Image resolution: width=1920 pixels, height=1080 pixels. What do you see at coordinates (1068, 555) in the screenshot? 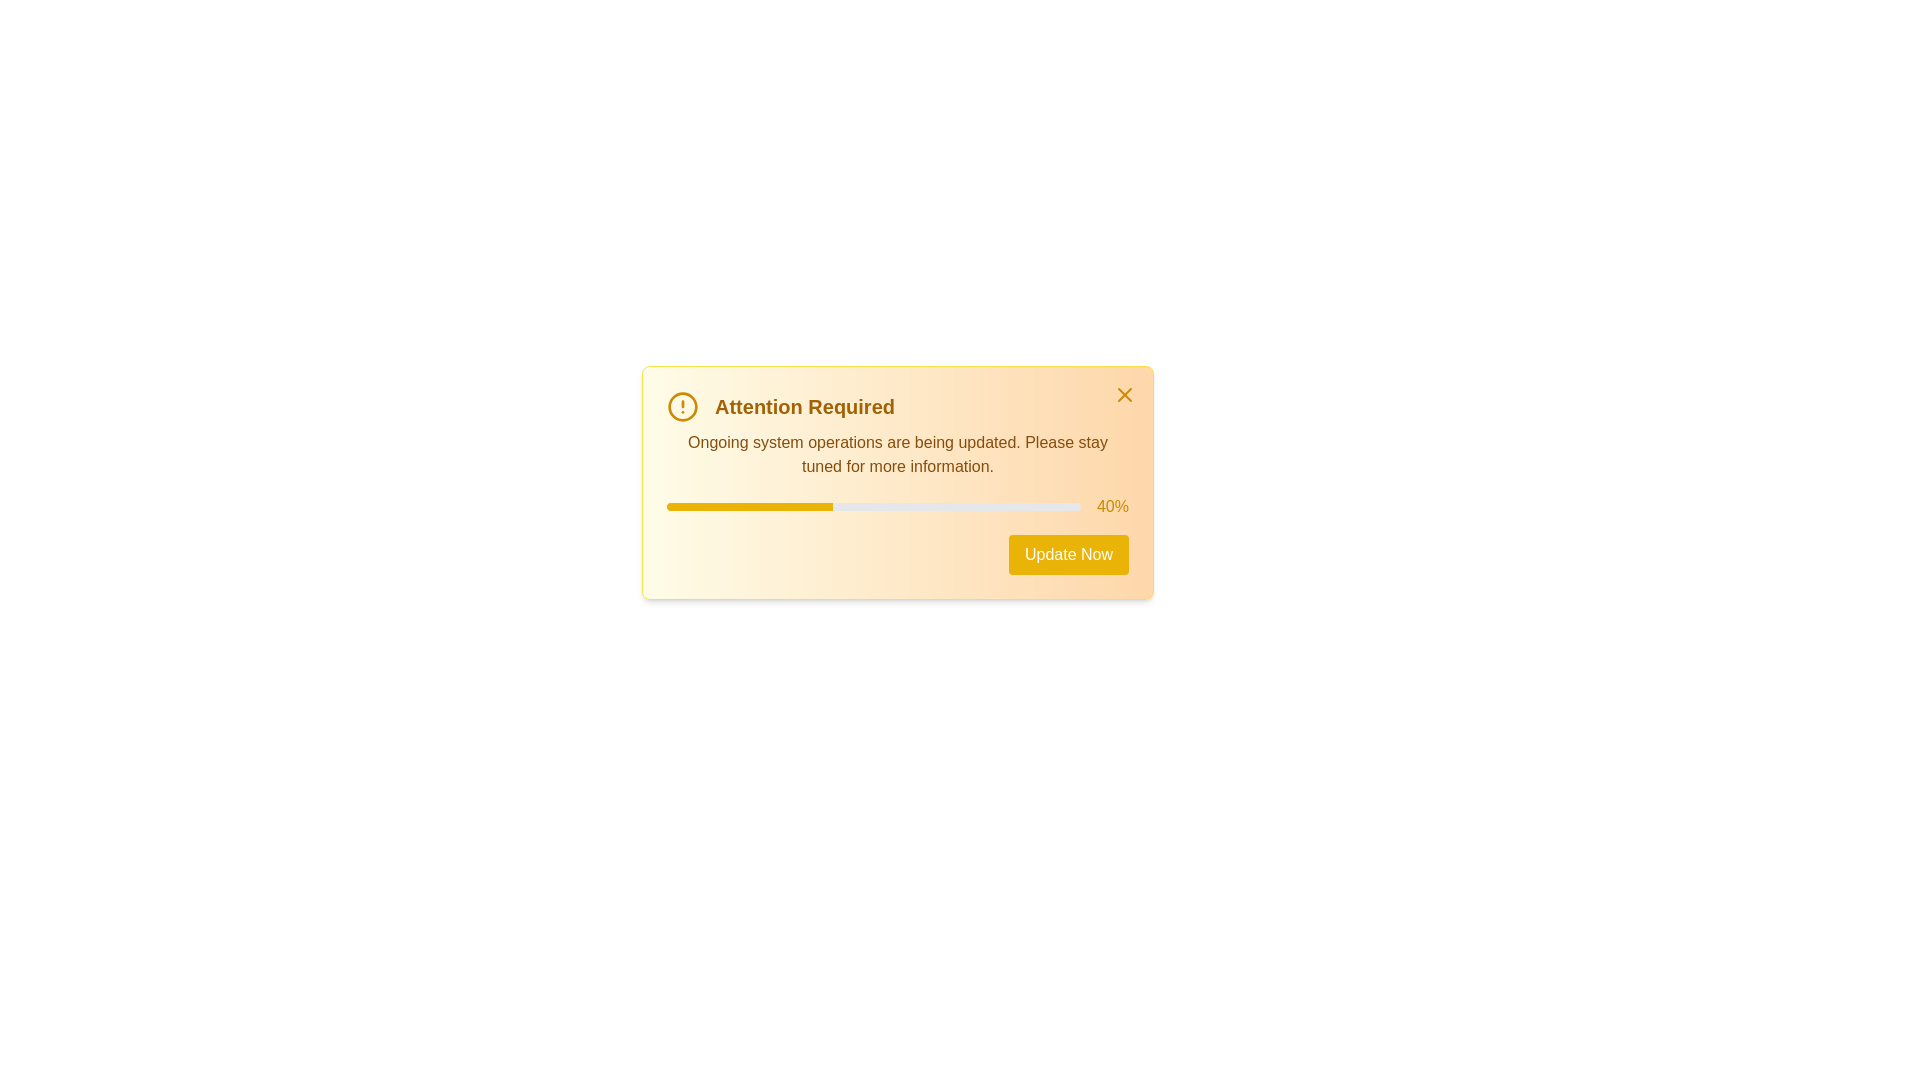
I see `'Update Now' button to initiate an action` at bounding box center [1068, 555].